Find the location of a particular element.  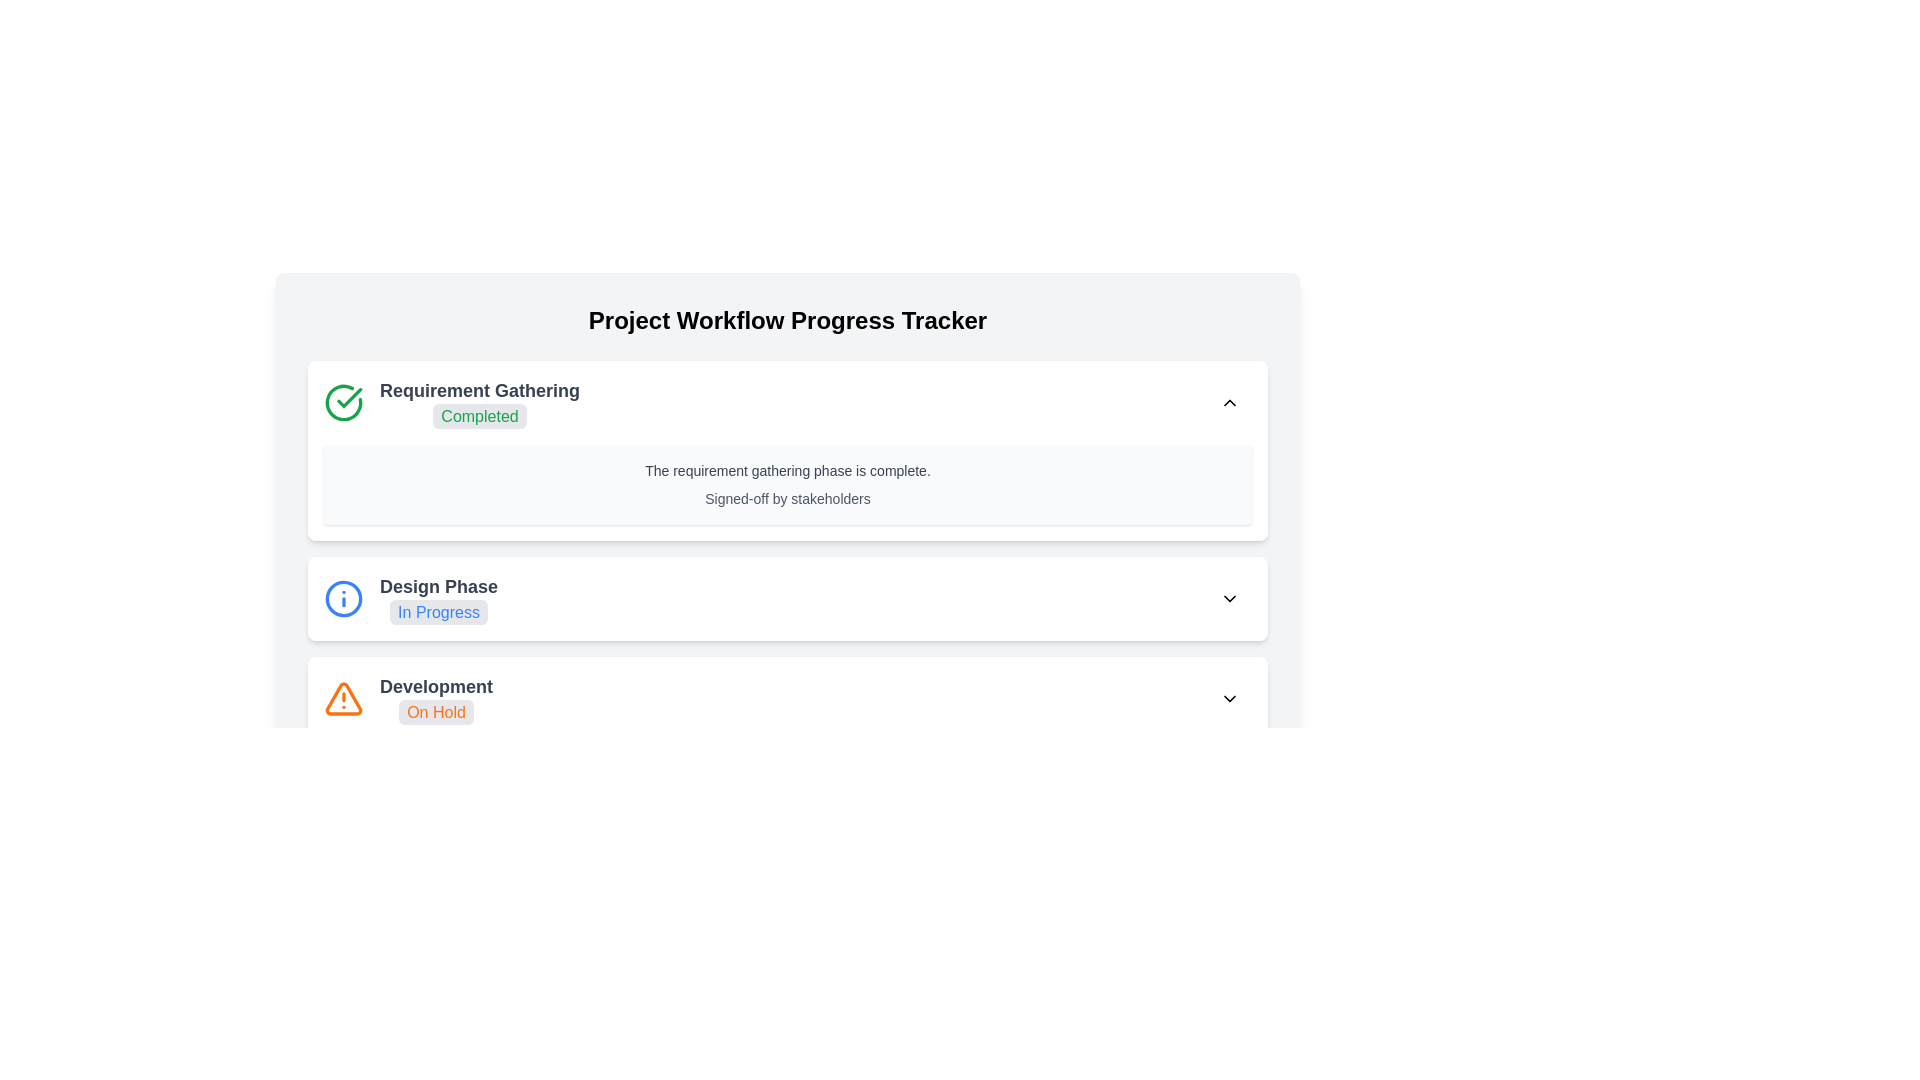

the 'Development' text label with the 'On Hold' status and orange warning icon is located at coordinates (407, 697).